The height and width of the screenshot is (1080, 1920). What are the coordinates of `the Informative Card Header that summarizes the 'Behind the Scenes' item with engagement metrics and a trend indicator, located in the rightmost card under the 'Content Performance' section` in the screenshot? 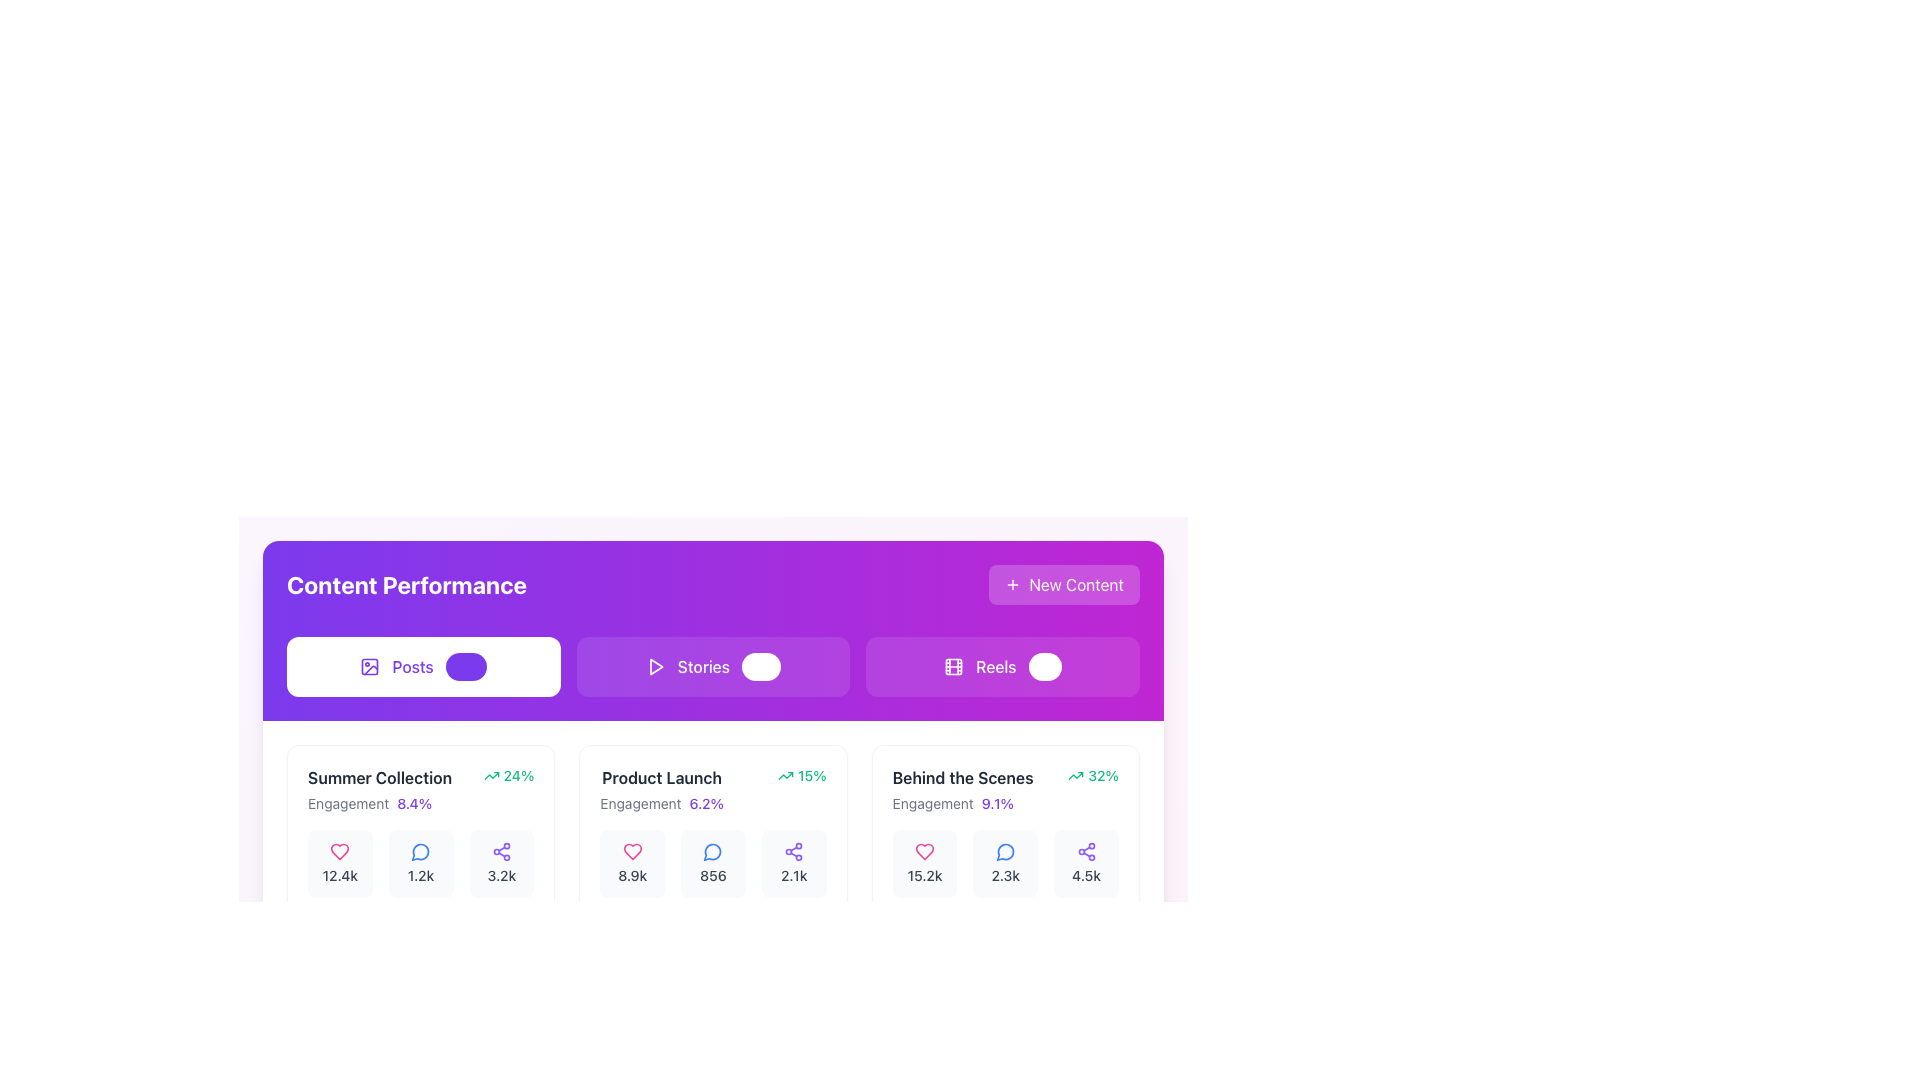 It's located at (1005, 789).